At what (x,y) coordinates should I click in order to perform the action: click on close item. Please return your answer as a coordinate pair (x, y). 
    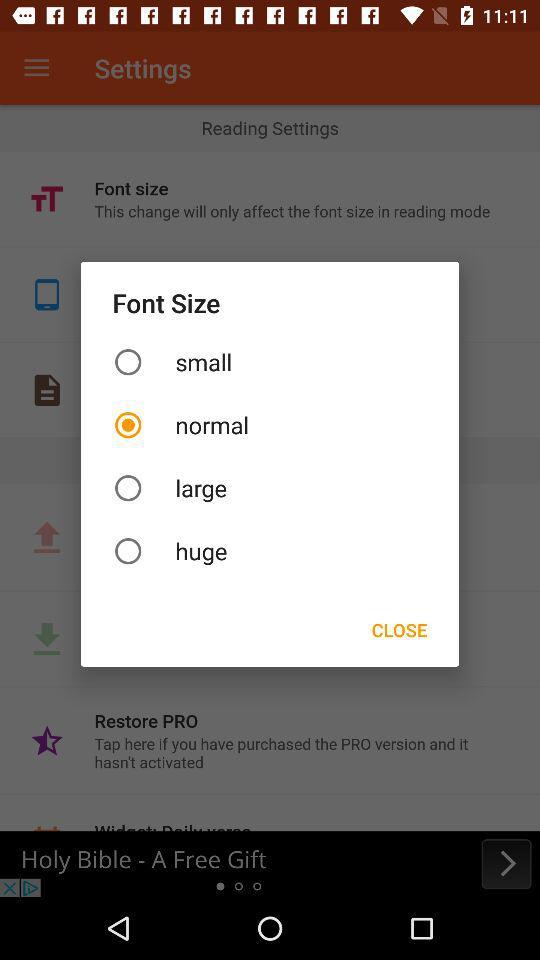
    Looking at the image, I should click on (399, 628).